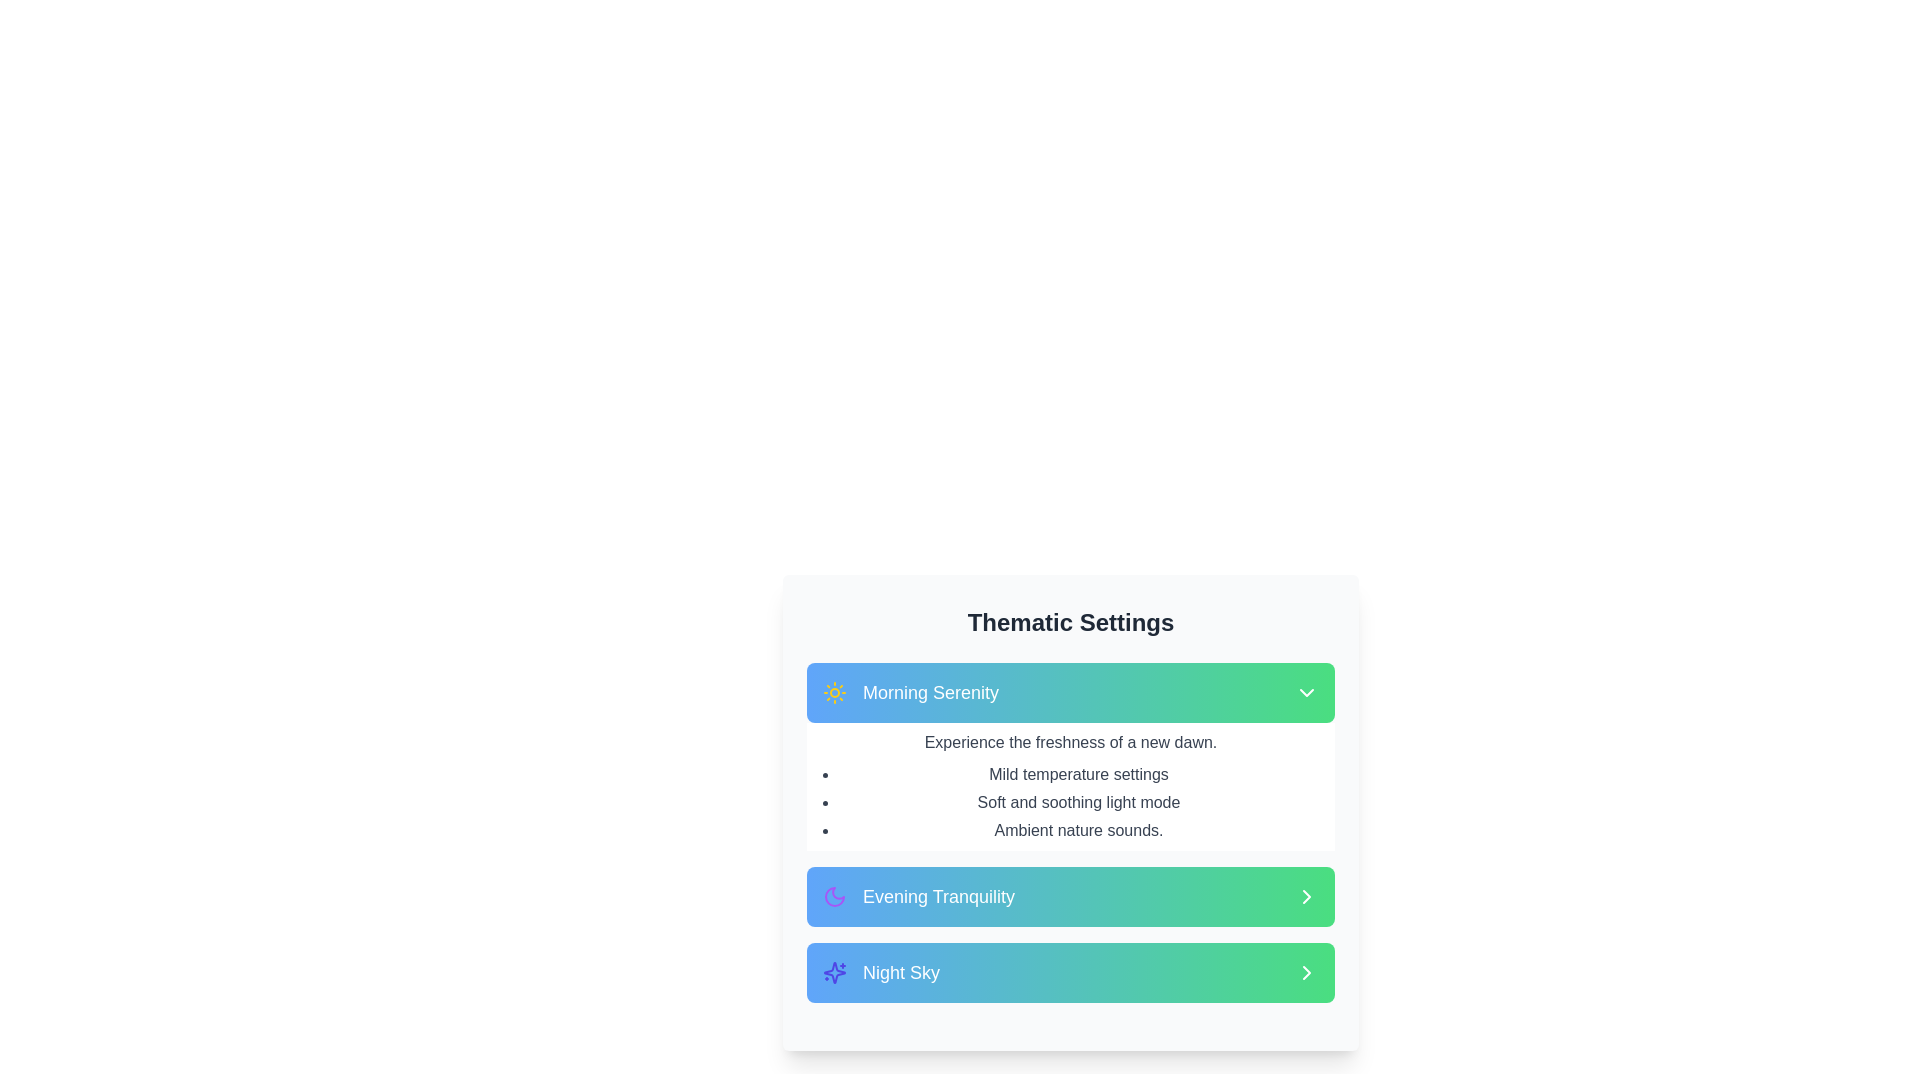 This screenshot has height=1080, width=1920. What do you see at coordinates (938, 896) in the screenshot?
I see `the 'Evening Tranquility' text label within the thematic options button located under the 'Thematic Settings' title` at bounding box center [938, 896].